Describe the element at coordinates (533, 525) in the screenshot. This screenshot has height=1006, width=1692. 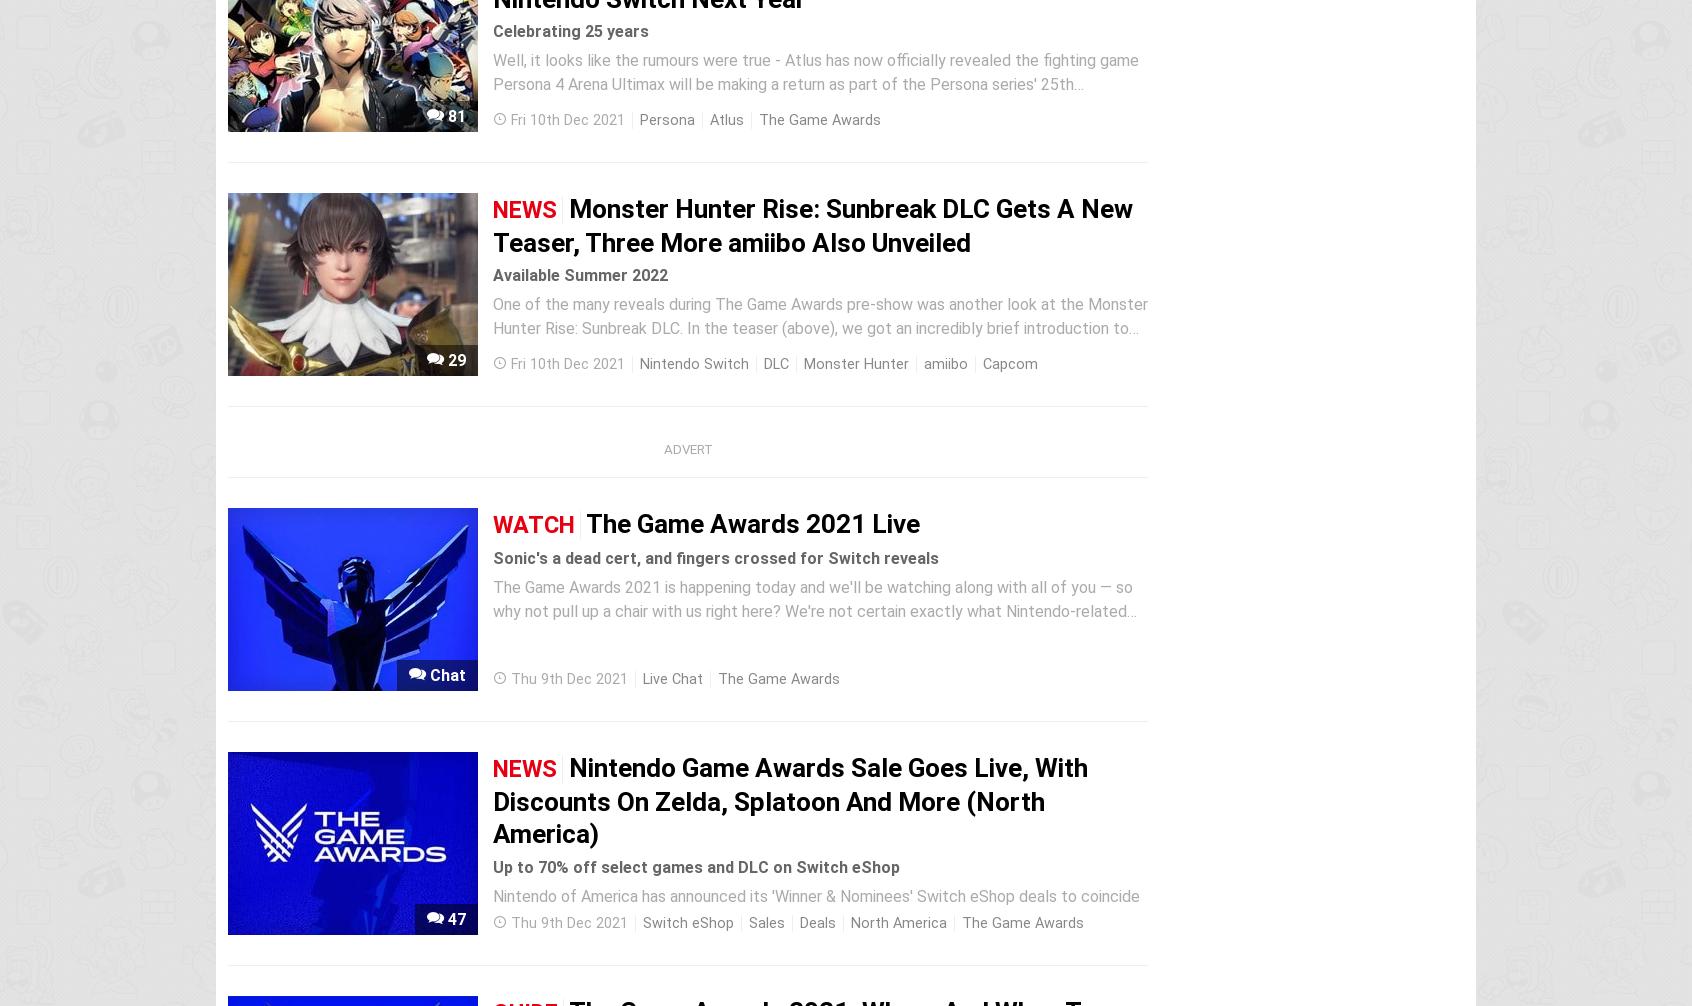
I see `'Watch'` at that location.